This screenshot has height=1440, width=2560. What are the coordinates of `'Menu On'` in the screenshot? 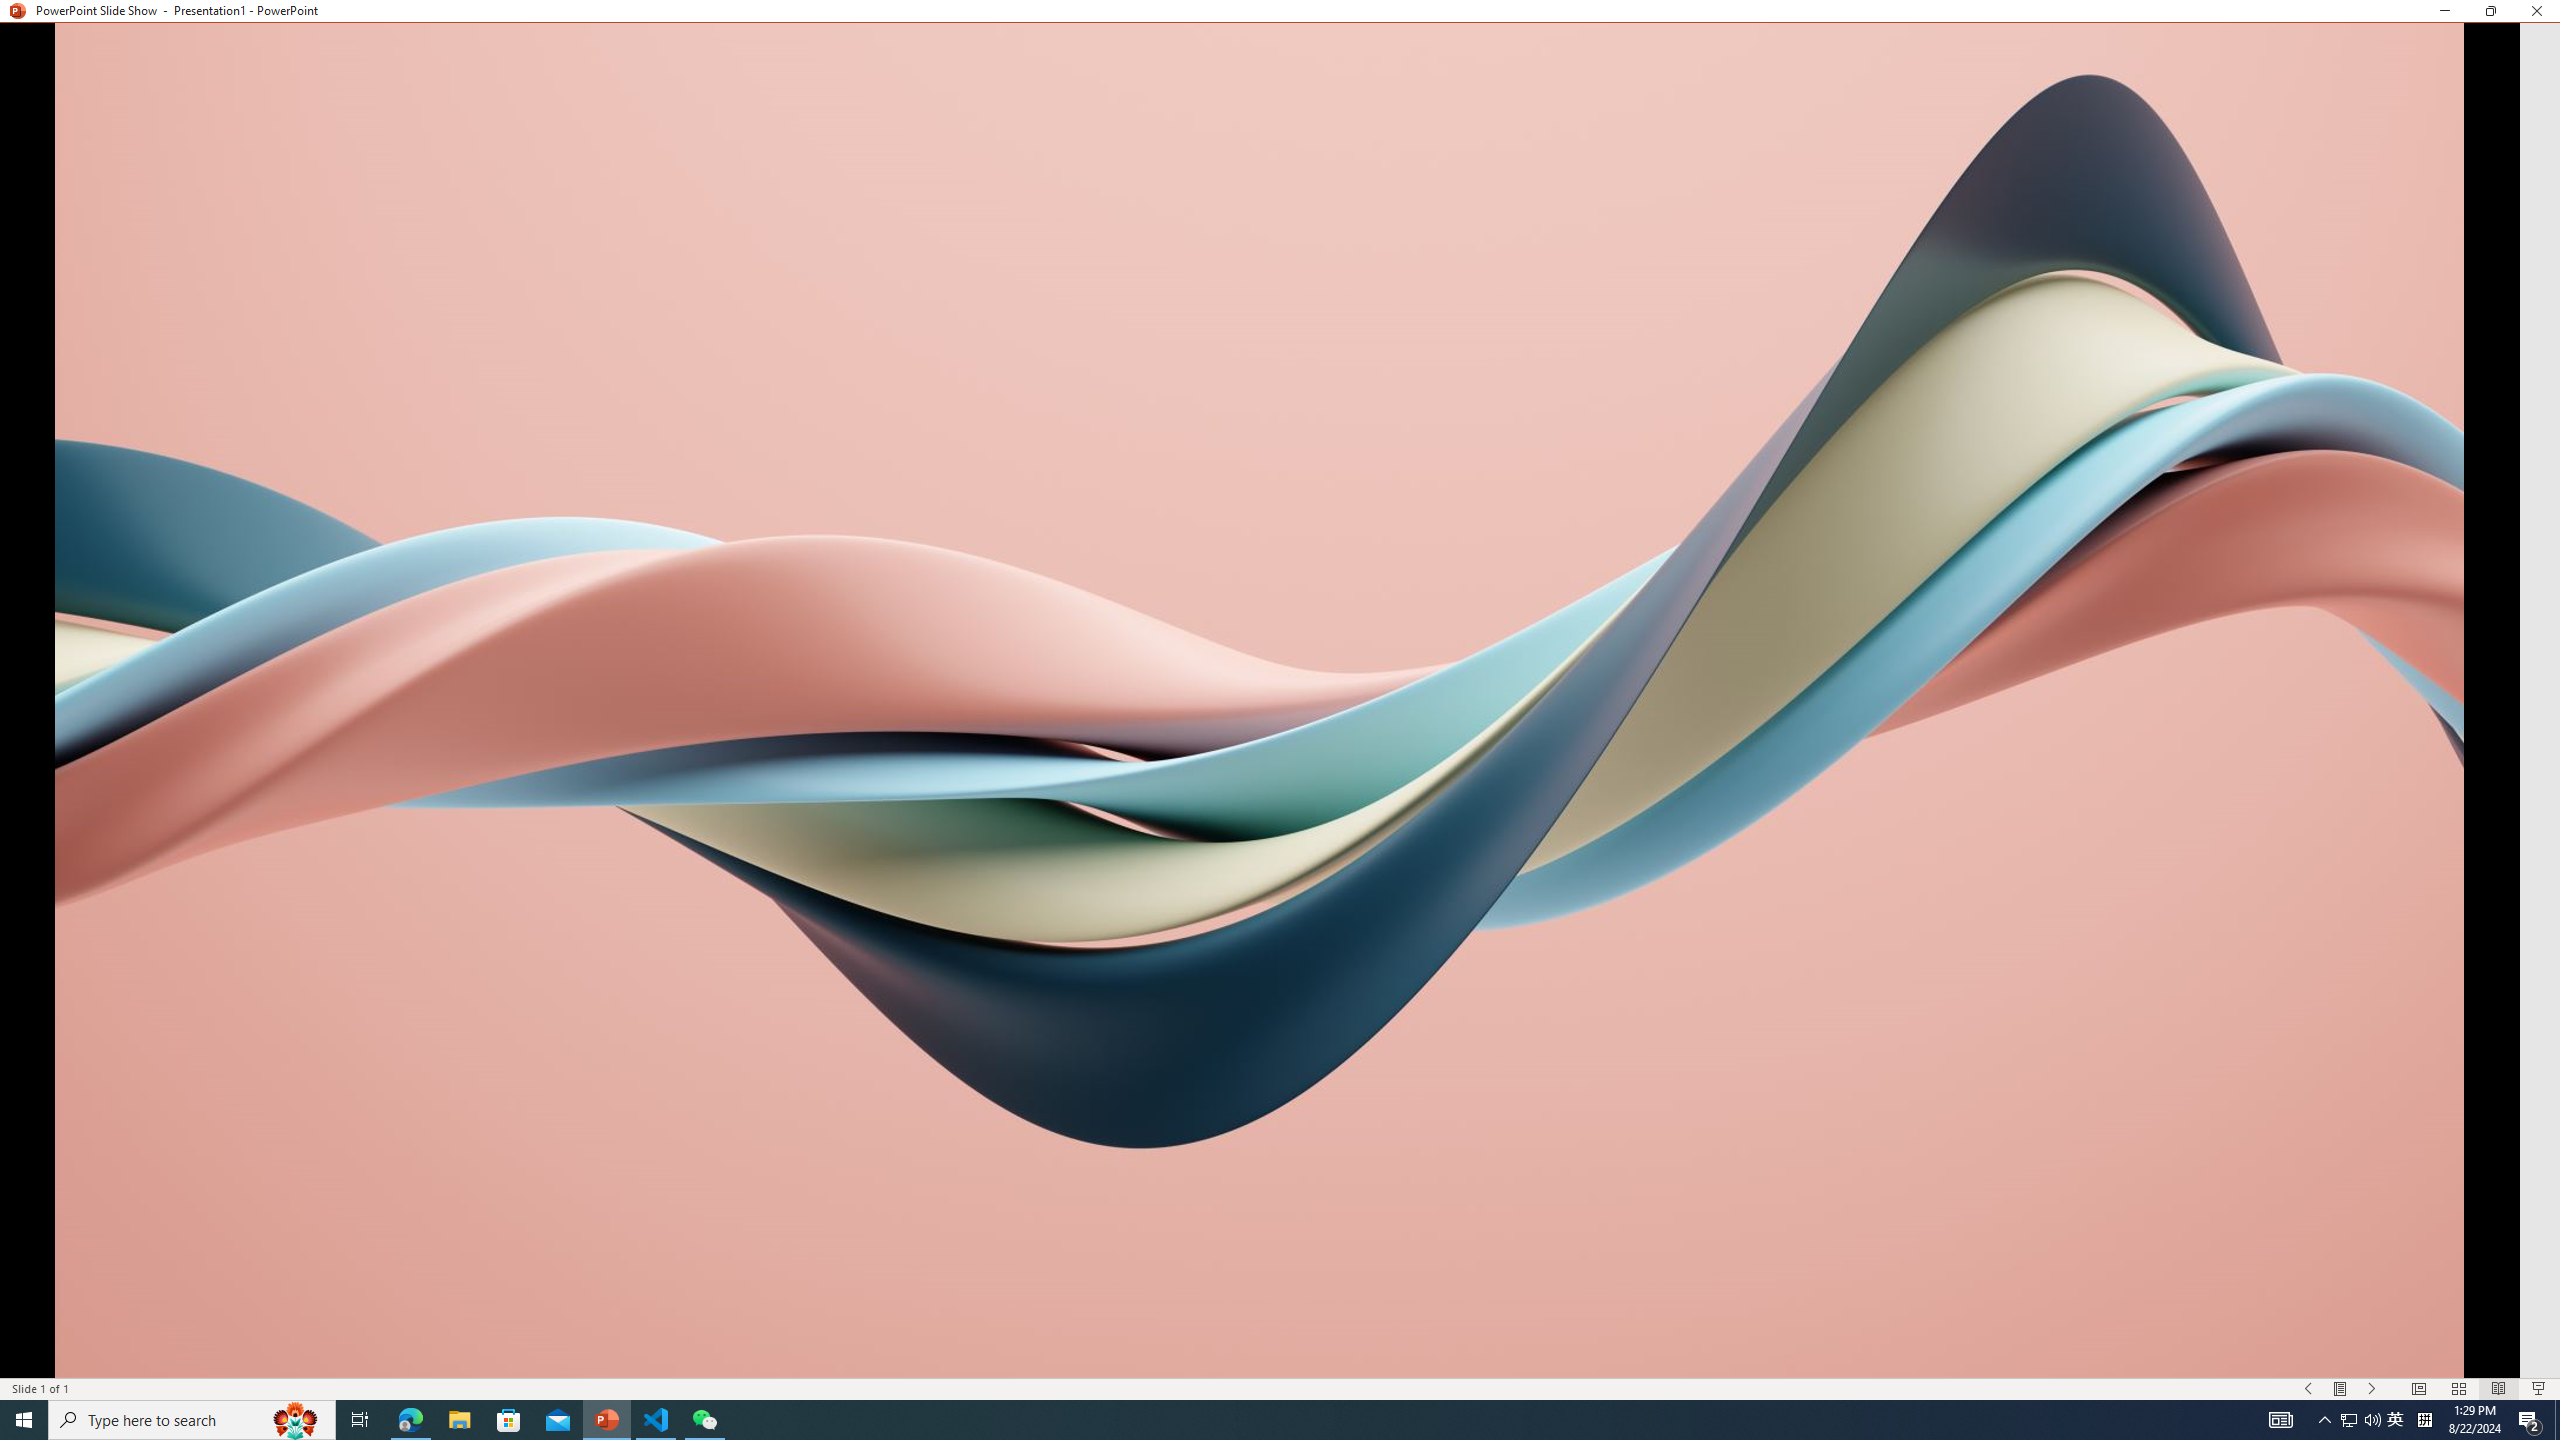 It's located at (2340, 1389).